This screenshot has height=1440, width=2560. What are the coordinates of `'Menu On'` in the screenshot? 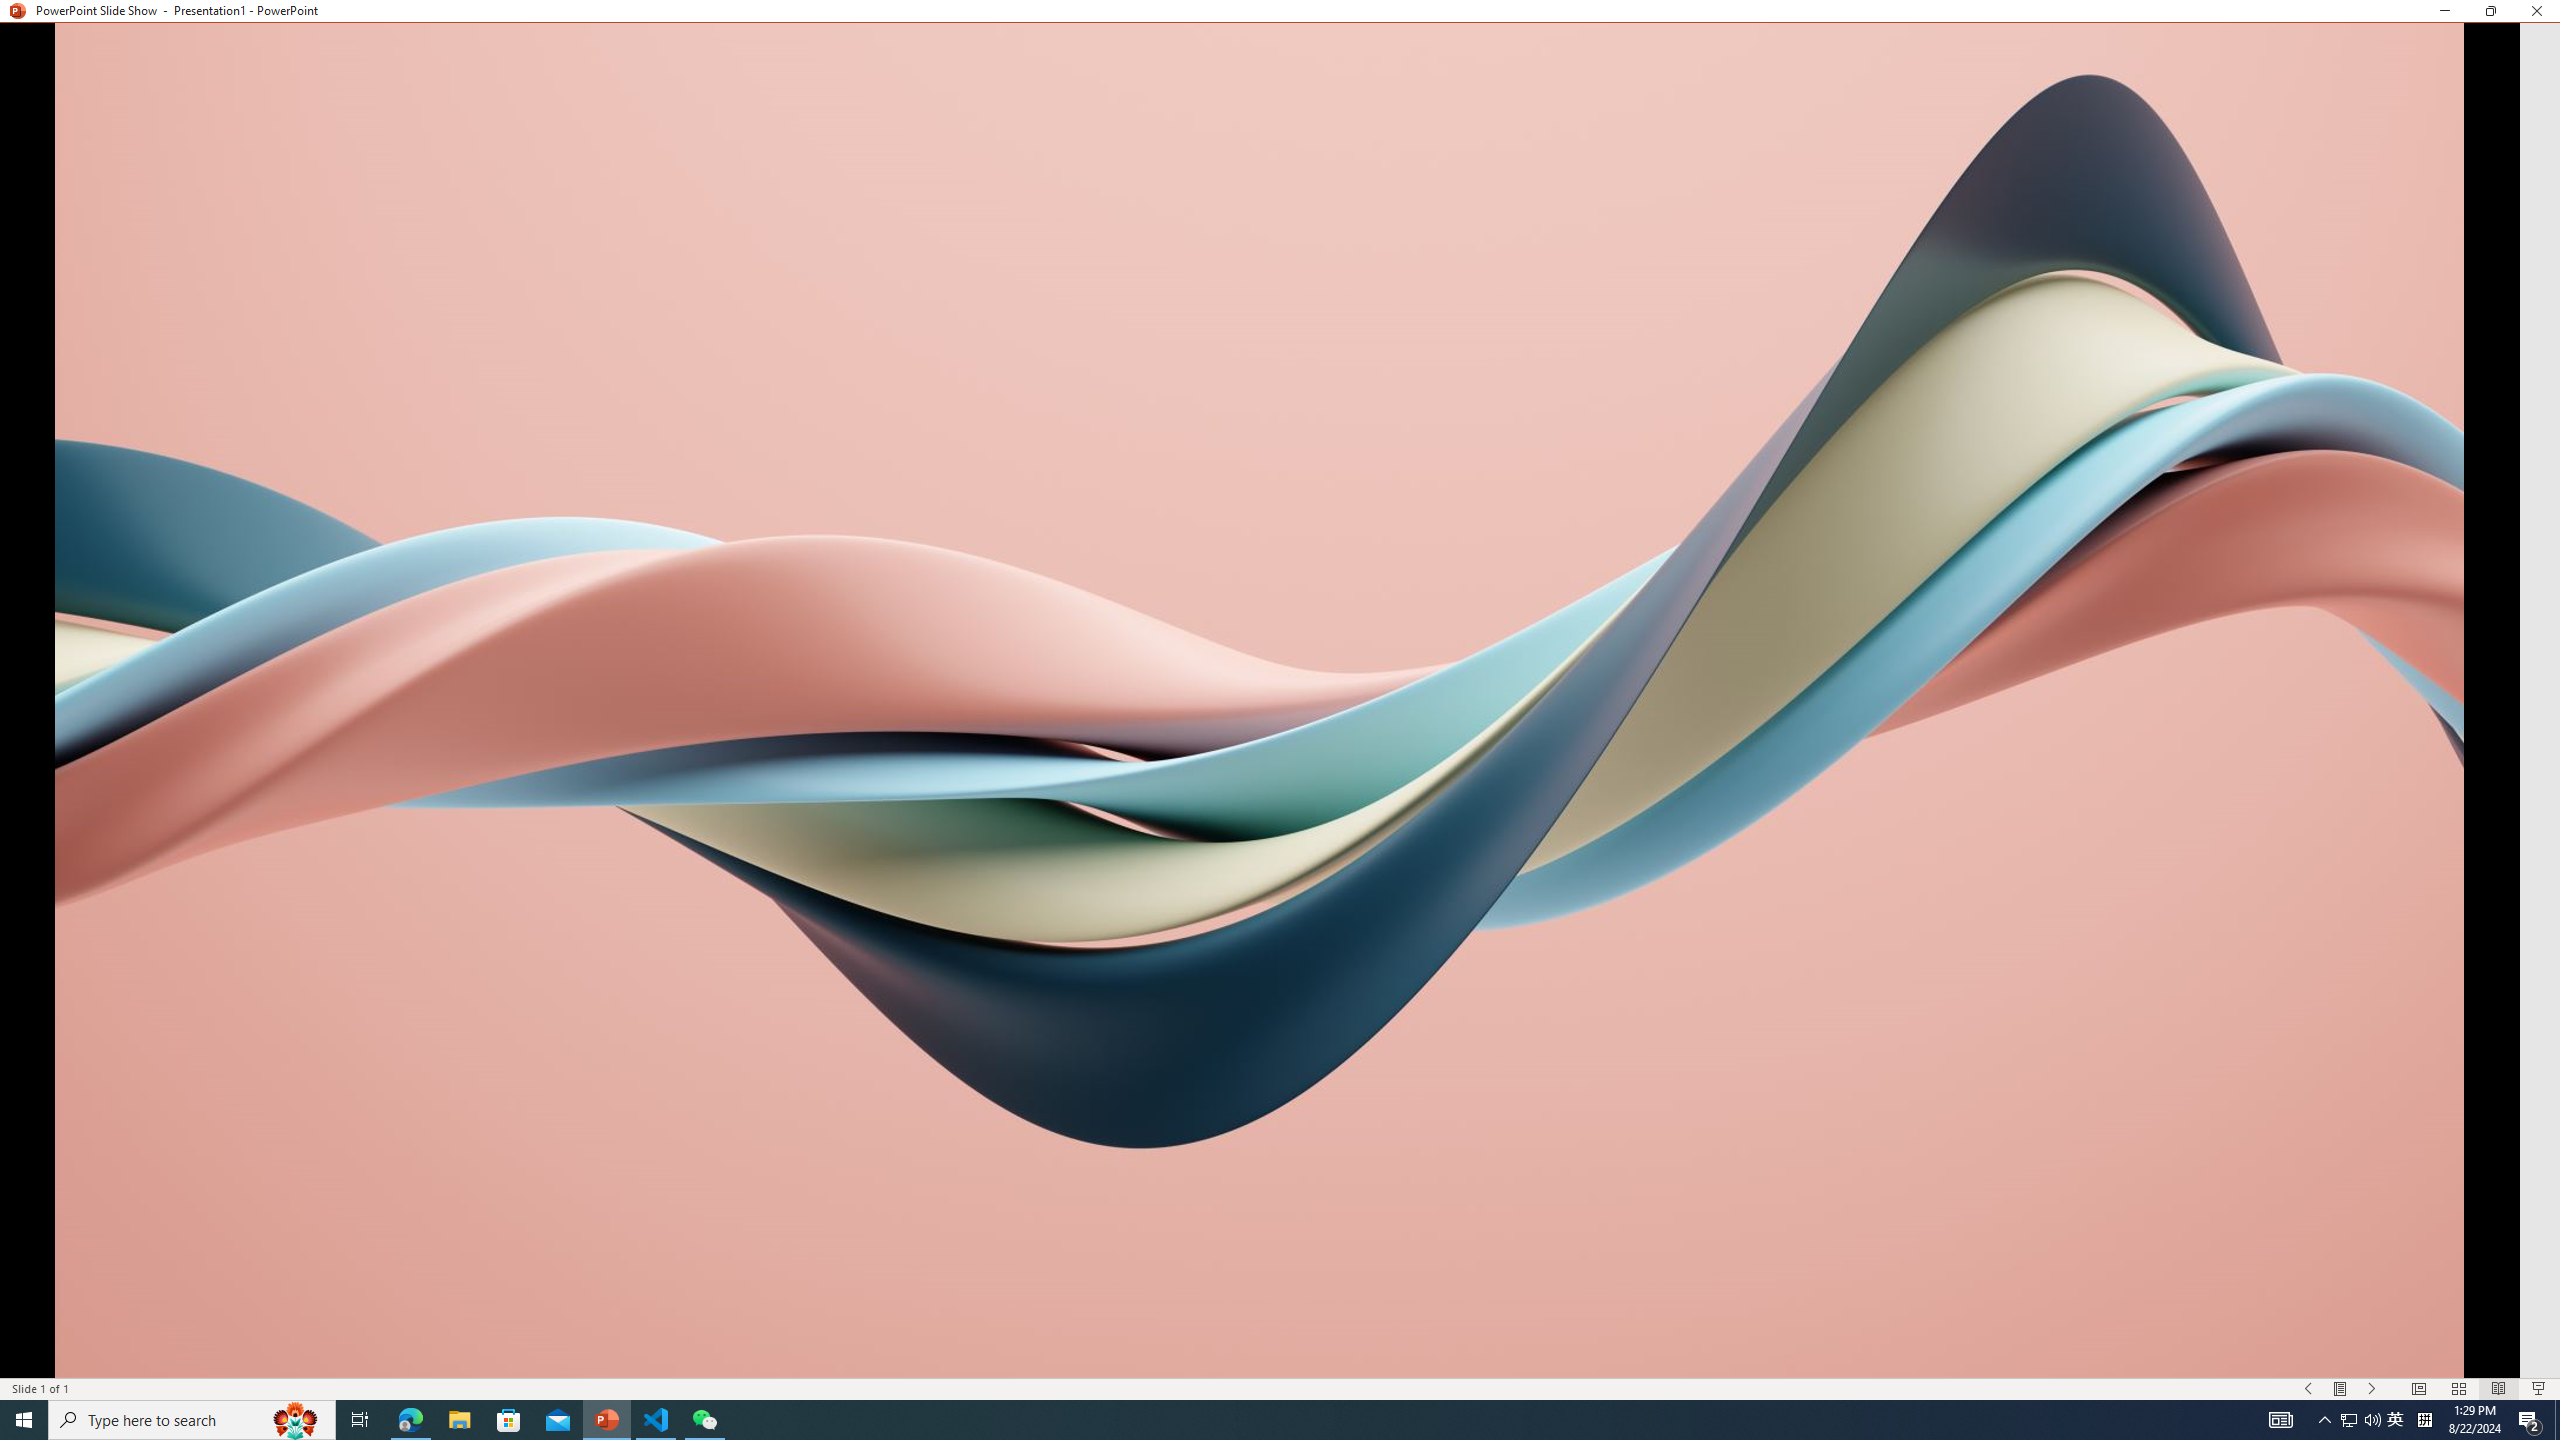 It's located at (2340, 1389).